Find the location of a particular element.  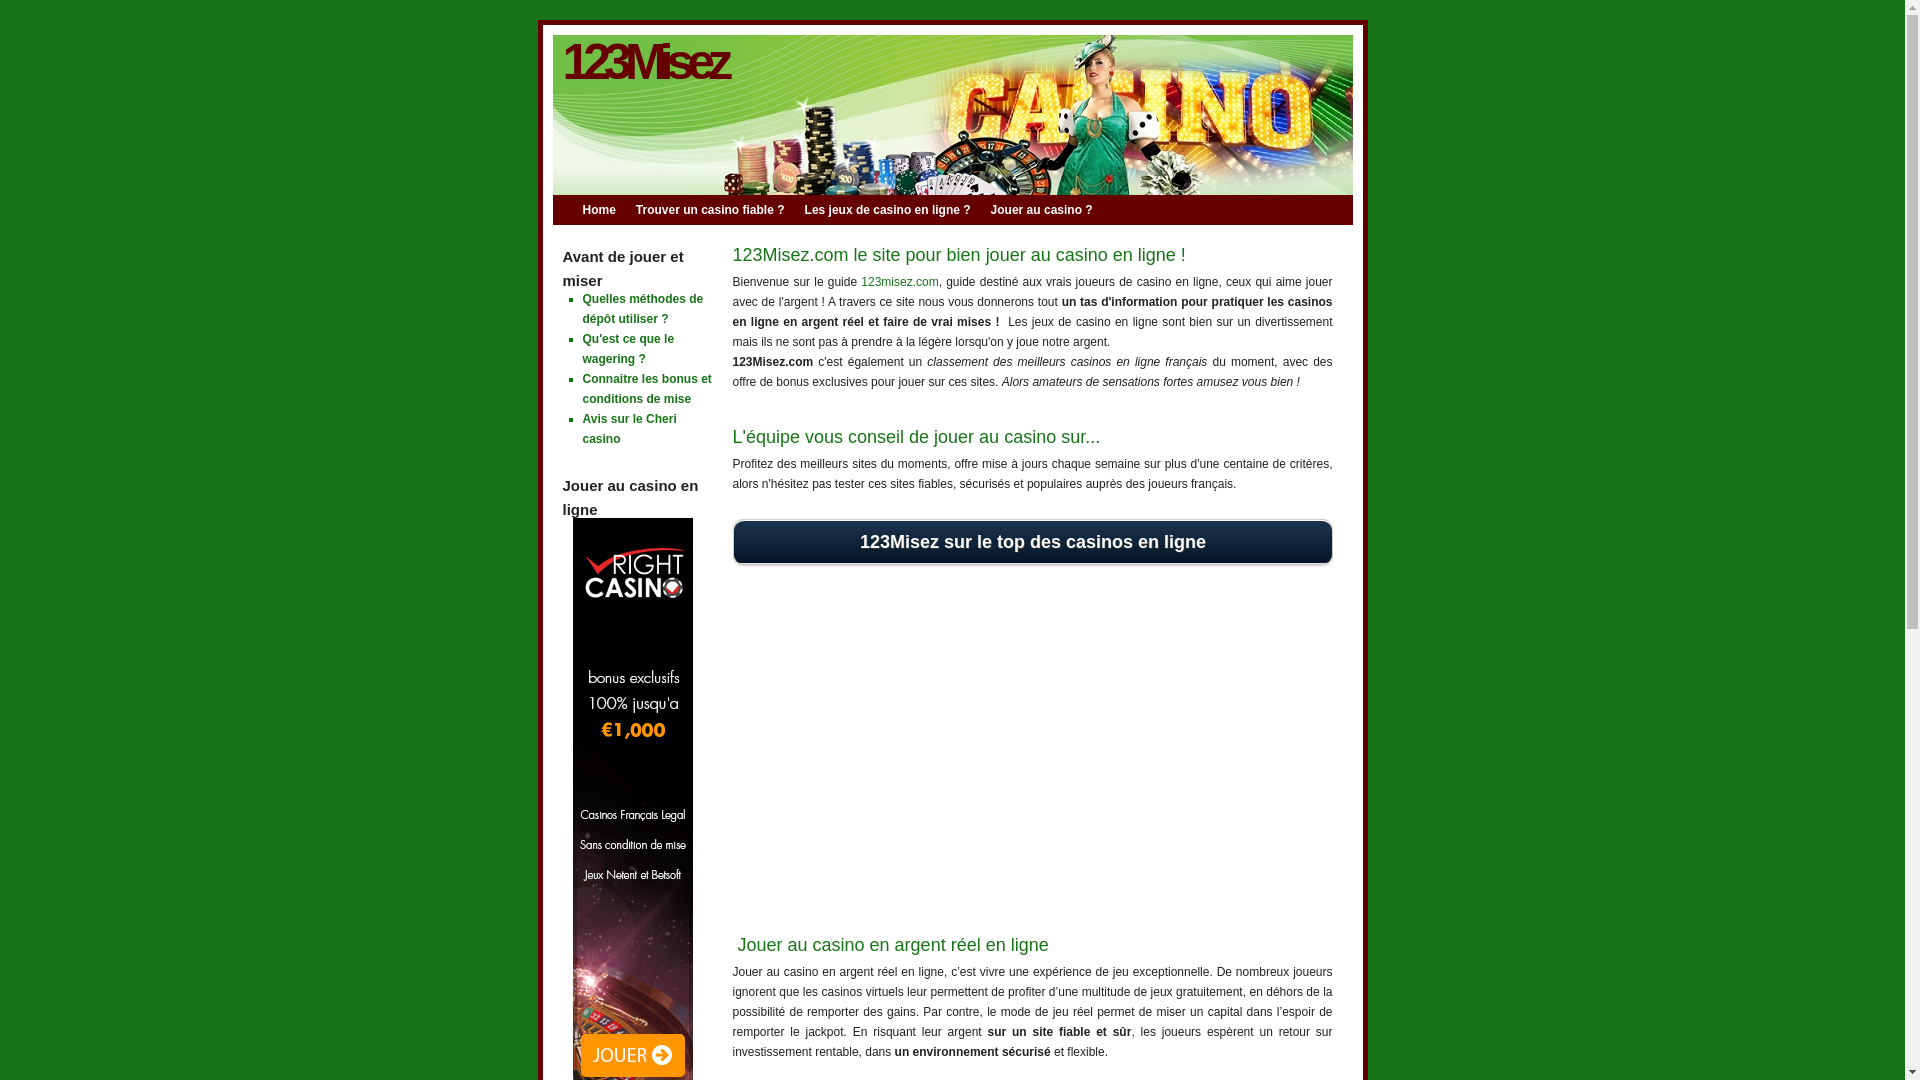

'Trouver un casino fiable ?' is located at coordinates (634, 209).